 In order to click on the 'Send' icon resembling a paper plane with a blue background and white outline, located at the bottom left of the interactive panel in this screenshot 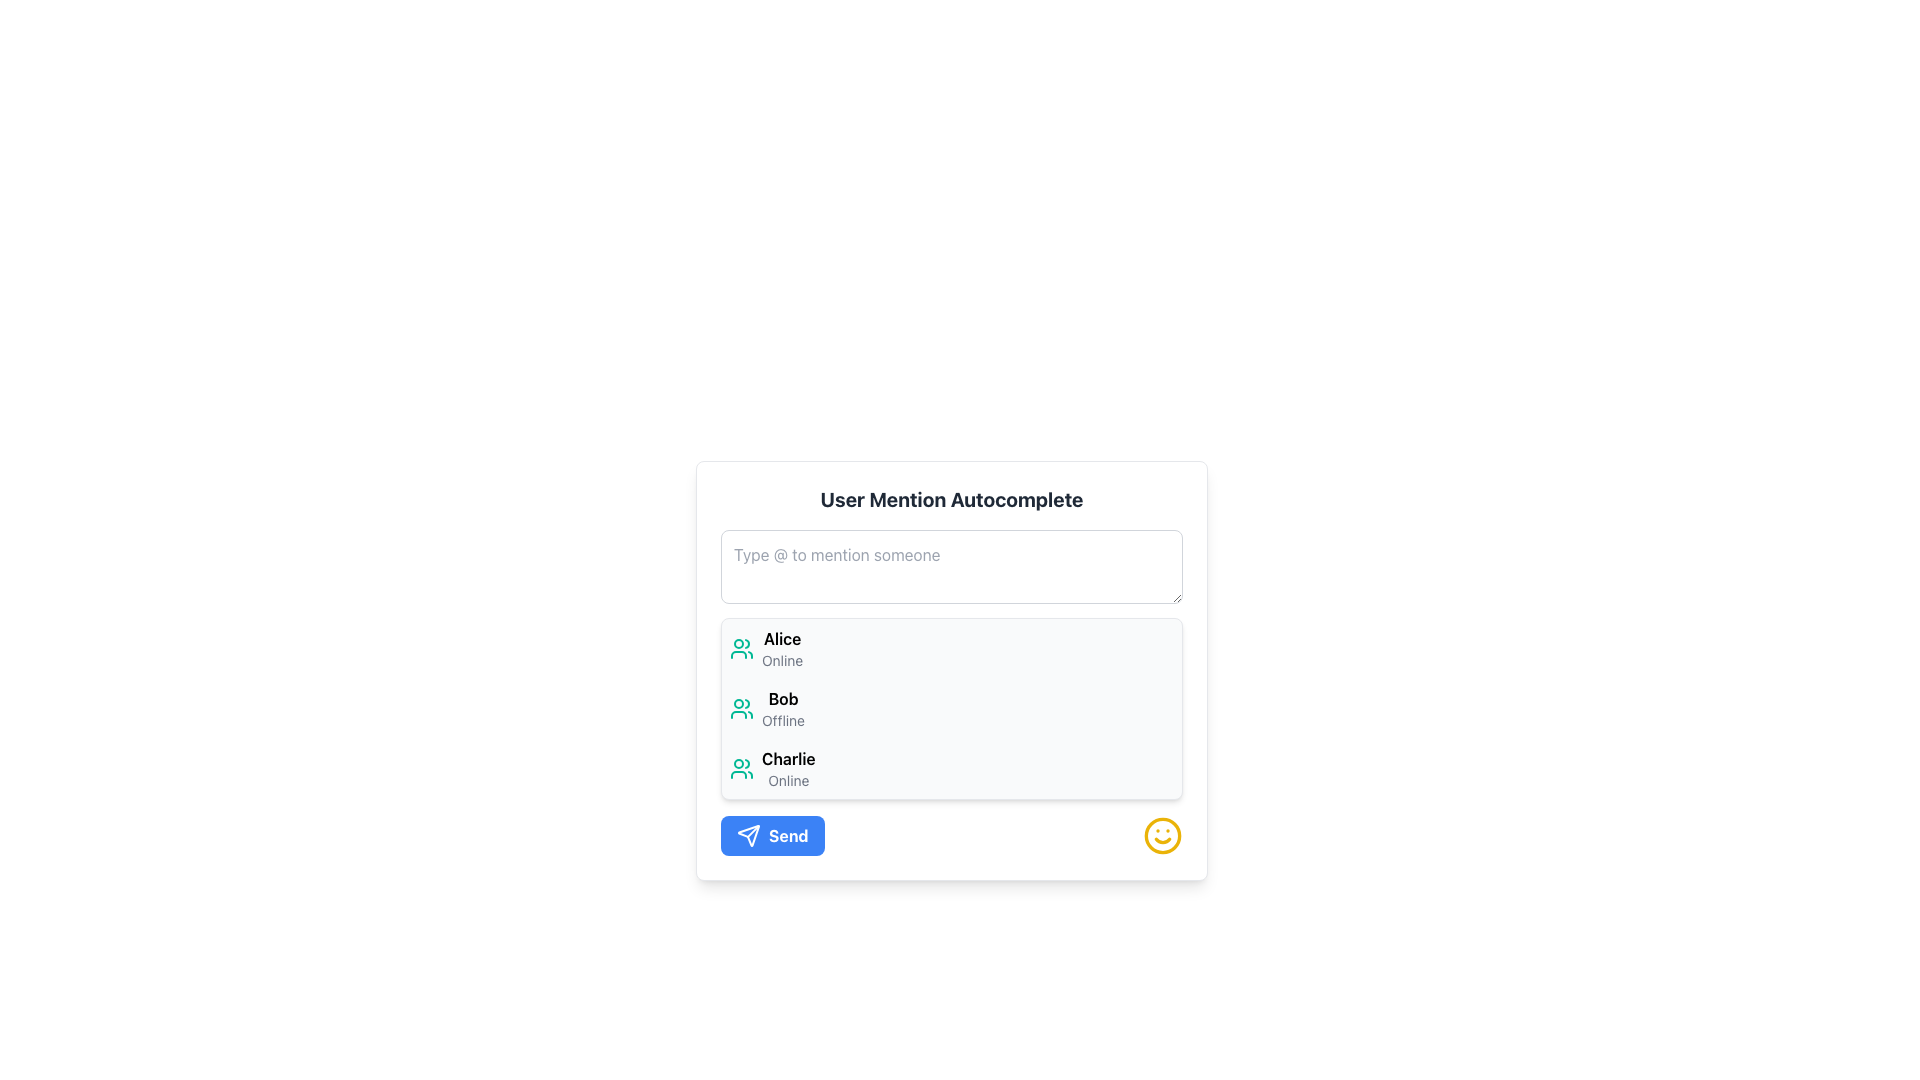, I will do `click(747, 836)`.